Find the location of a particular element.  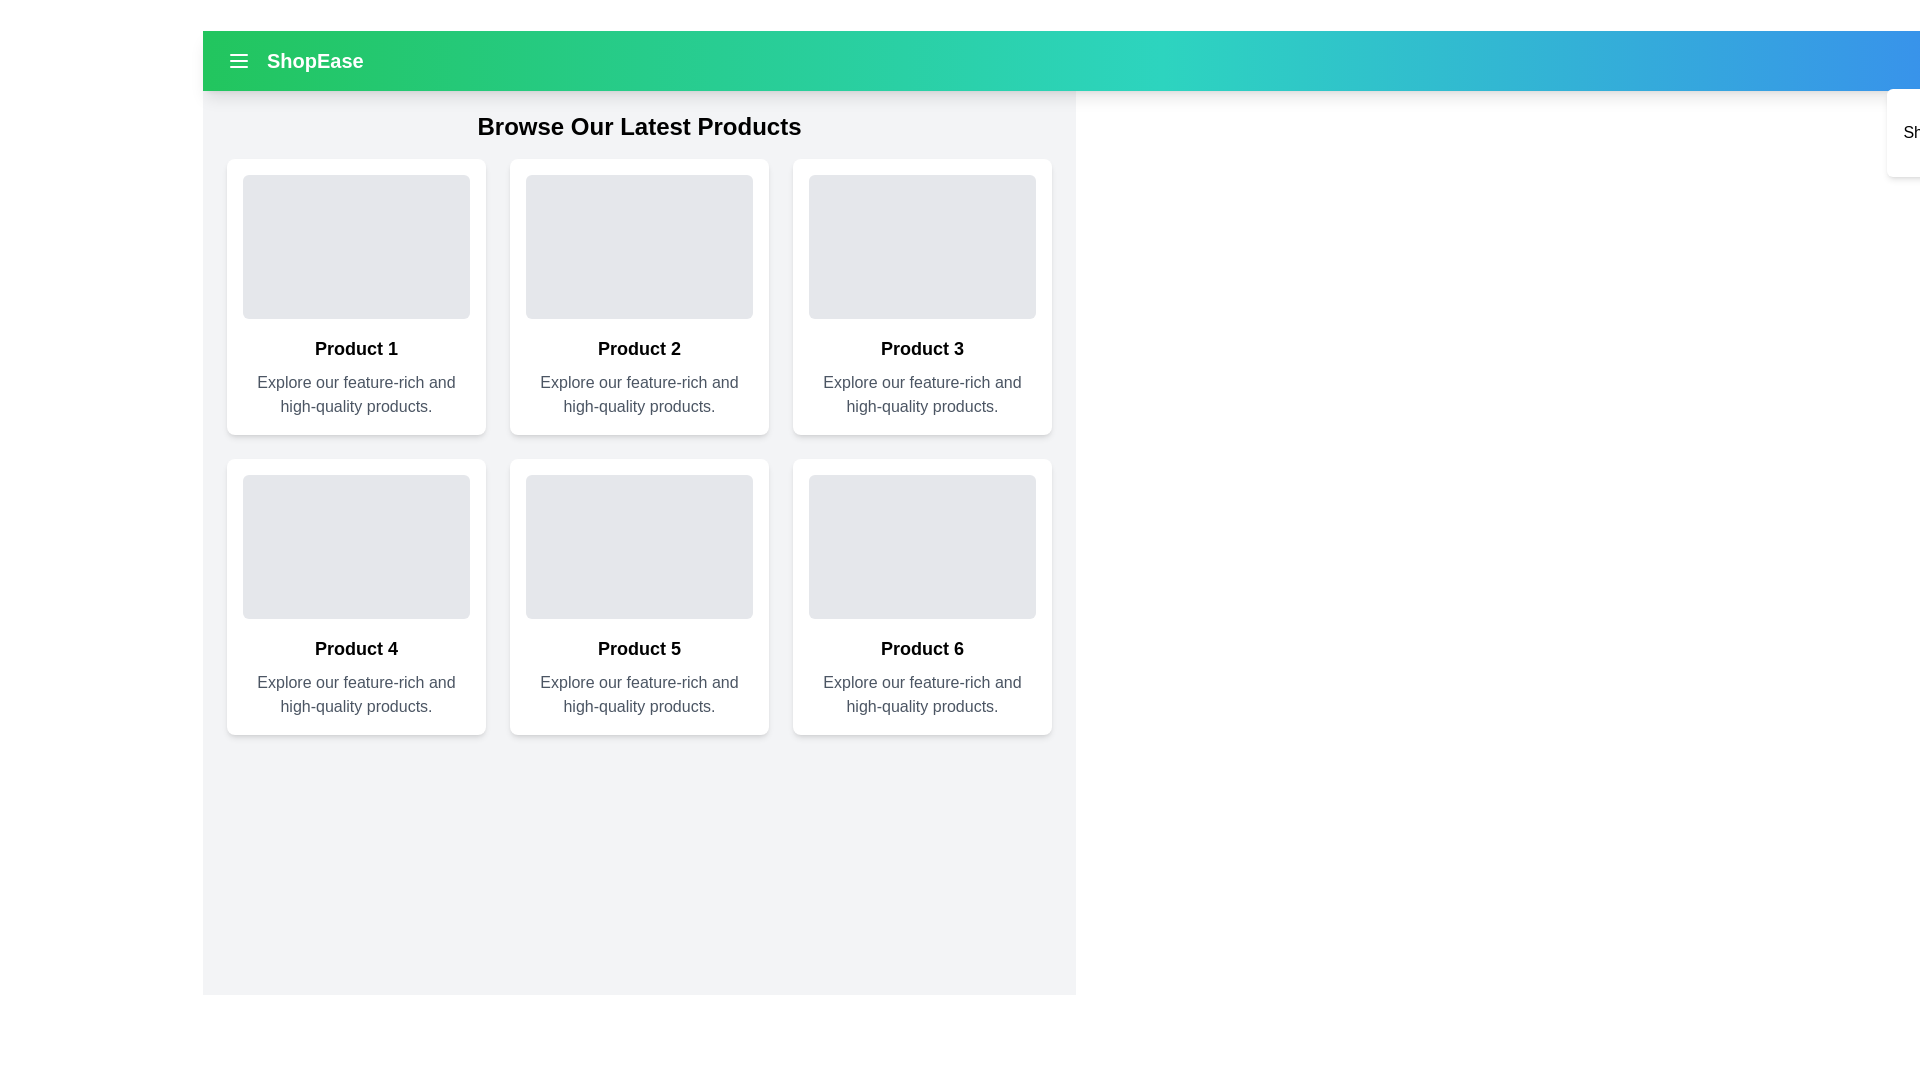

the text label reading 'Explore our feature-rich and high-quality products.' located at the bottom of the 'Product 2' card for possible interactions is located at coordinates (638, 394).